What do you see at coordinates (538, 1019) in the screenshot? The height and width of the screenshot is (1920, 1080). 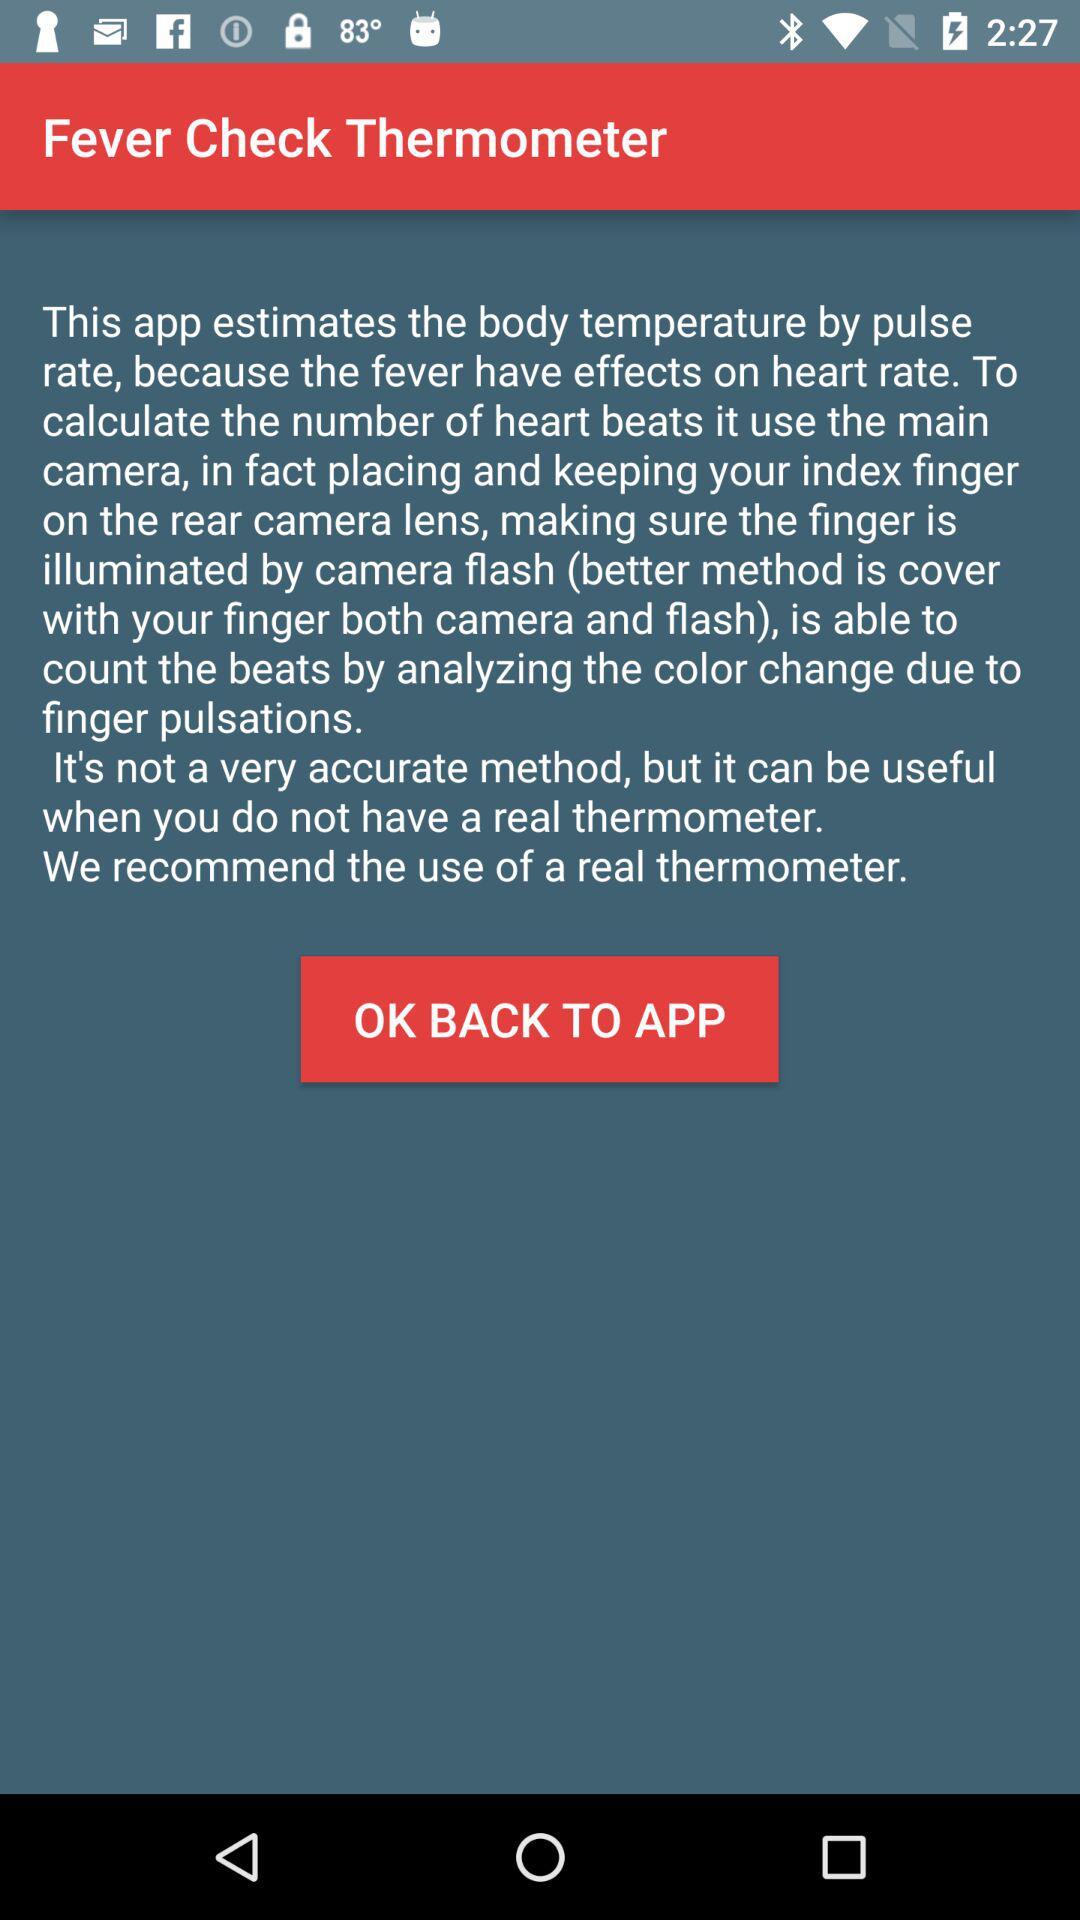 I see `the ok back to` at bounding box center [538, 1019].